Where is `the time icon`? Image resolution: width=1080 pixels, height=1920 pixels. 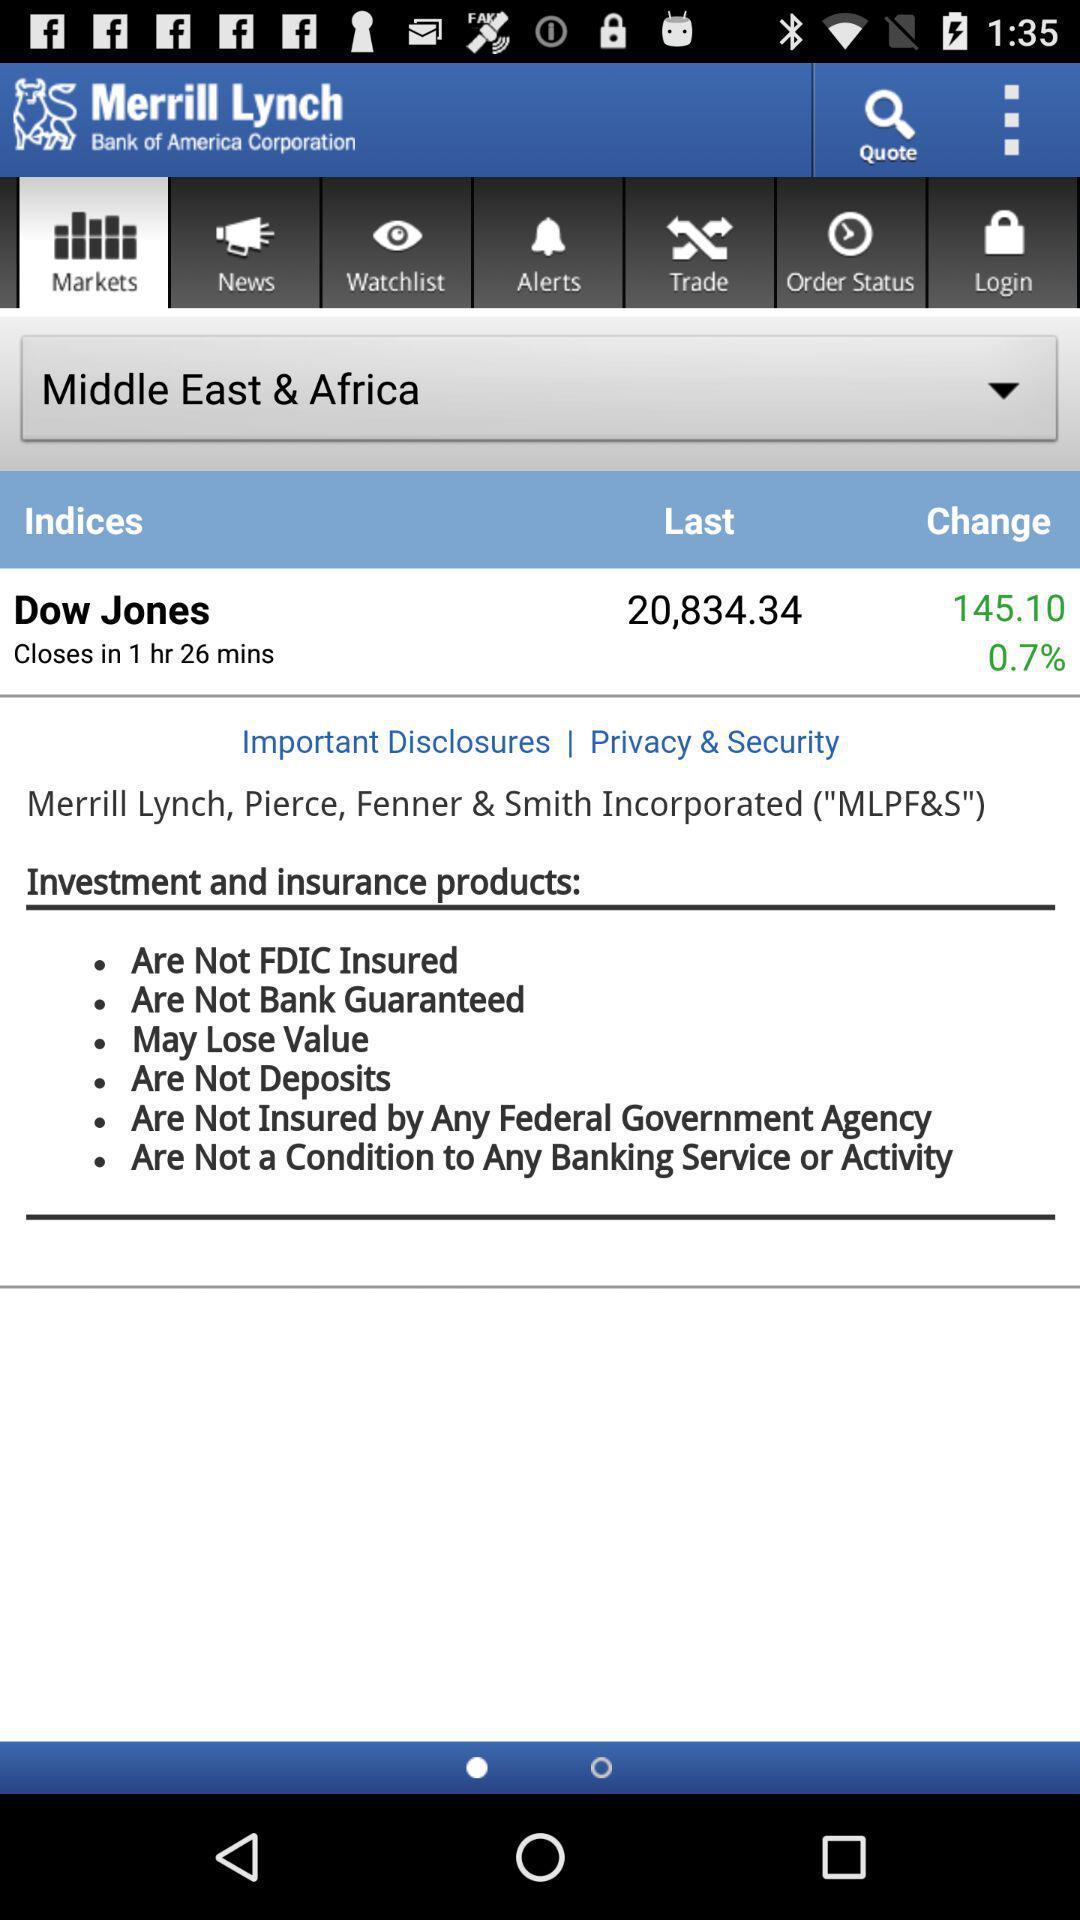
the time icon is located at coordinates (851, 258).